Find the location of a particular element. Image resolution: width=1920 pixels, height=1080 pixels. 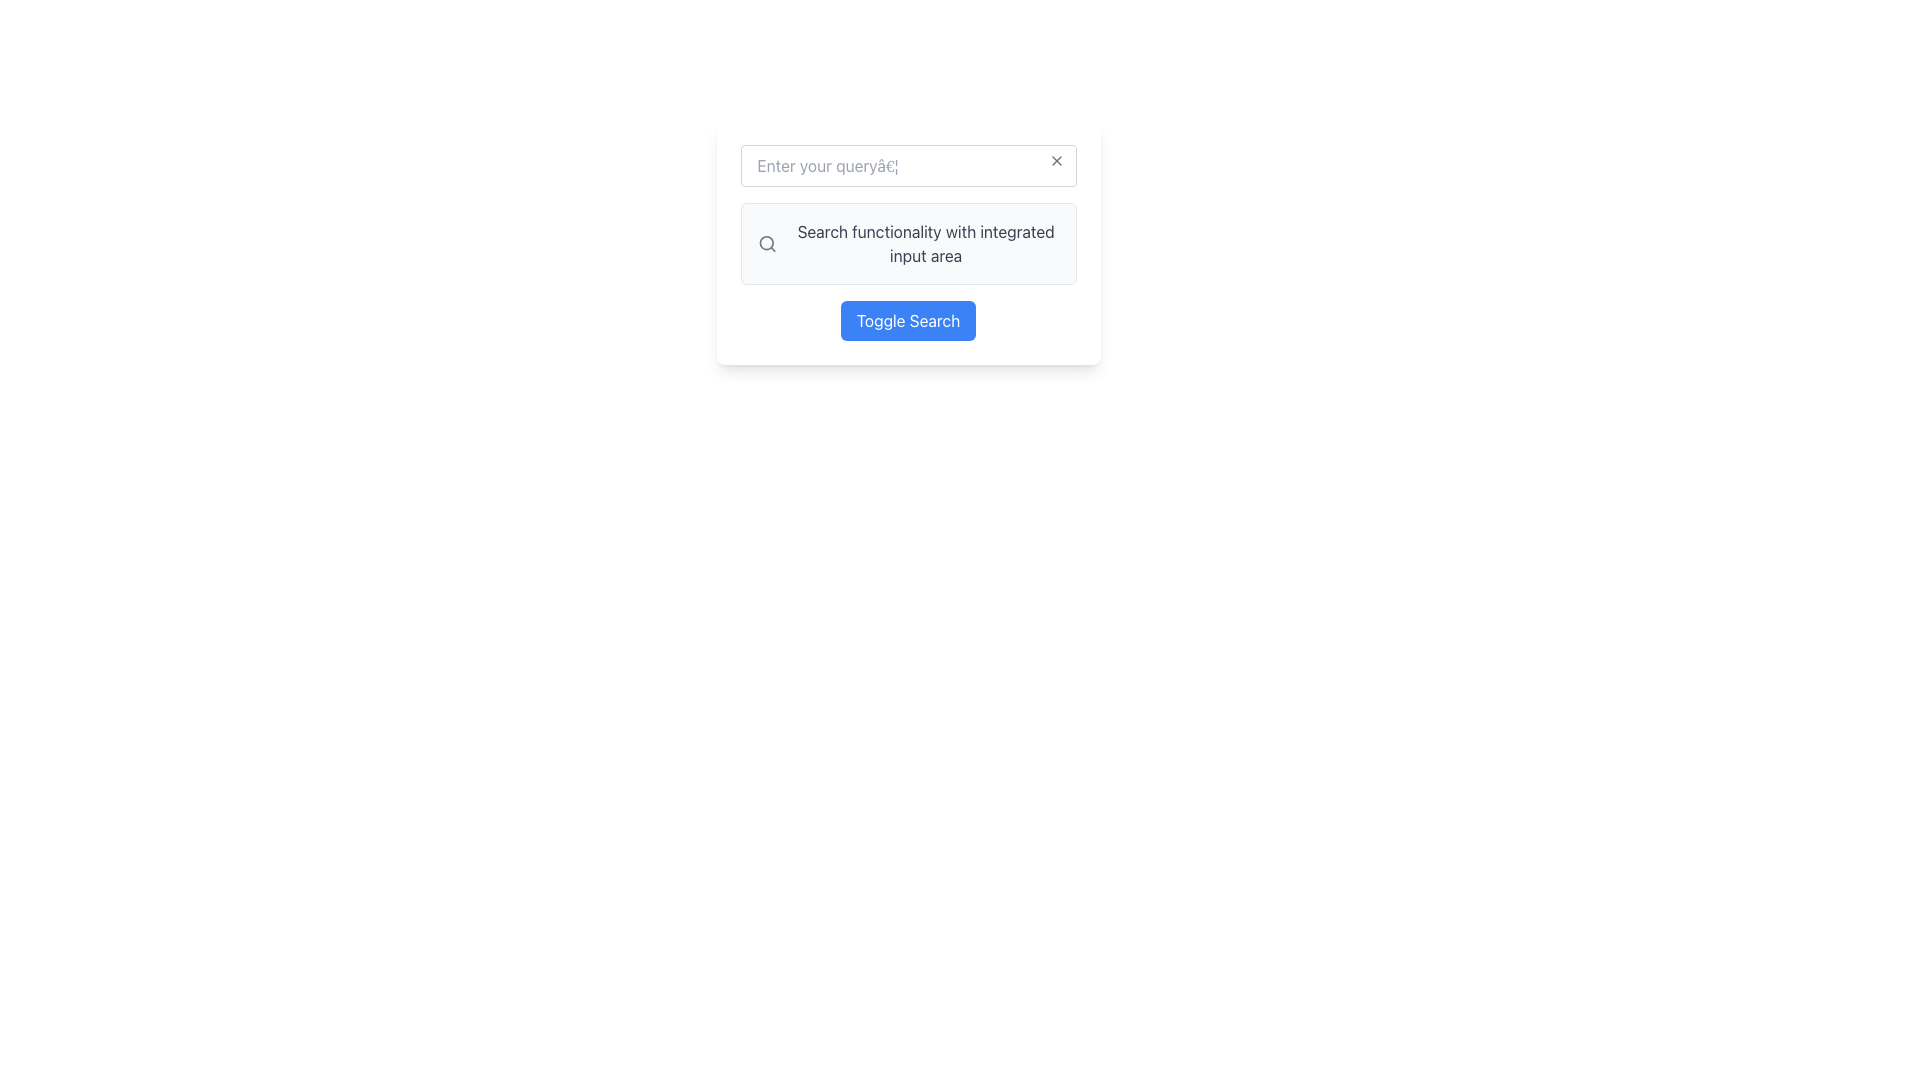

the search icon, represented by a magnifying glass shape, to initiate a search is located at coordinates (766, 242).